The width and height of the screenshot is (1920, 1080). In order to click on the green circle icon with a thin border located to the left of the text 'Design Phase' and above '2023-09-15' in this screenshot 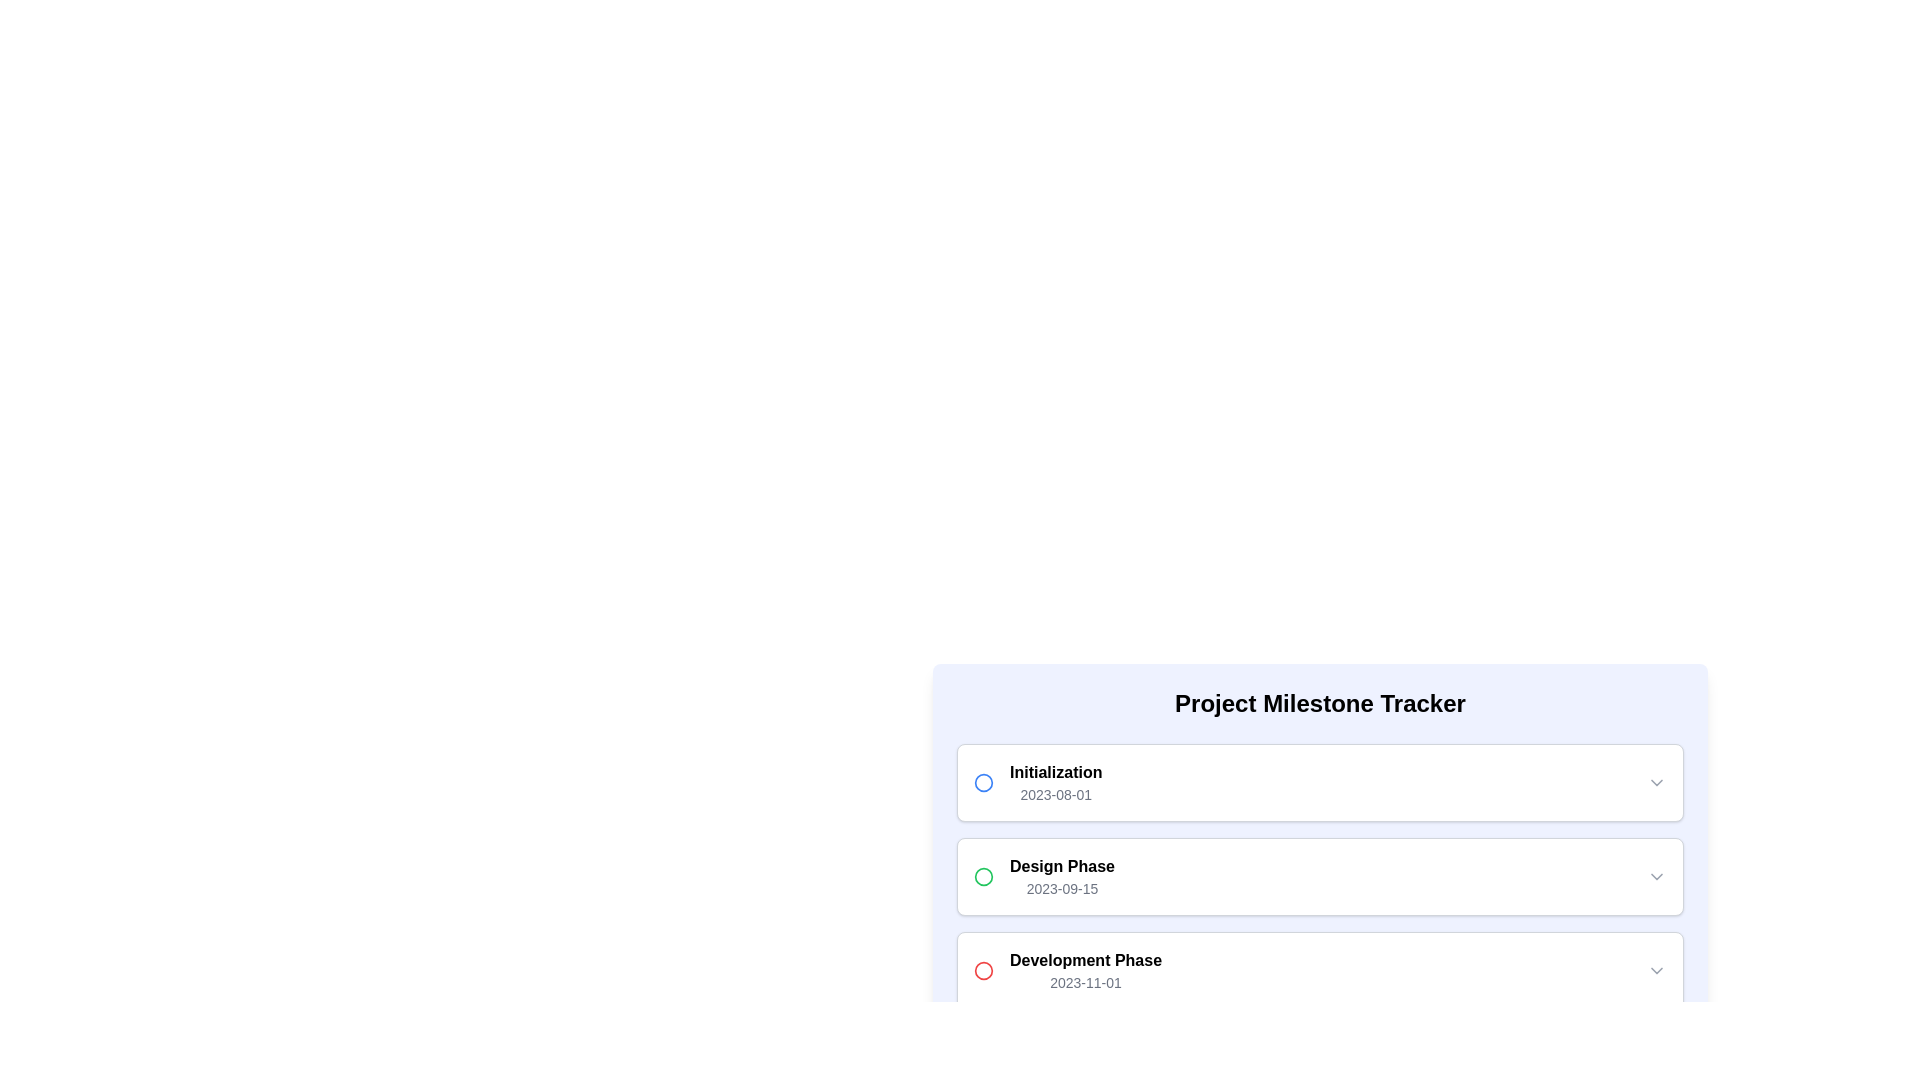, I will do `click(983, 875)`.